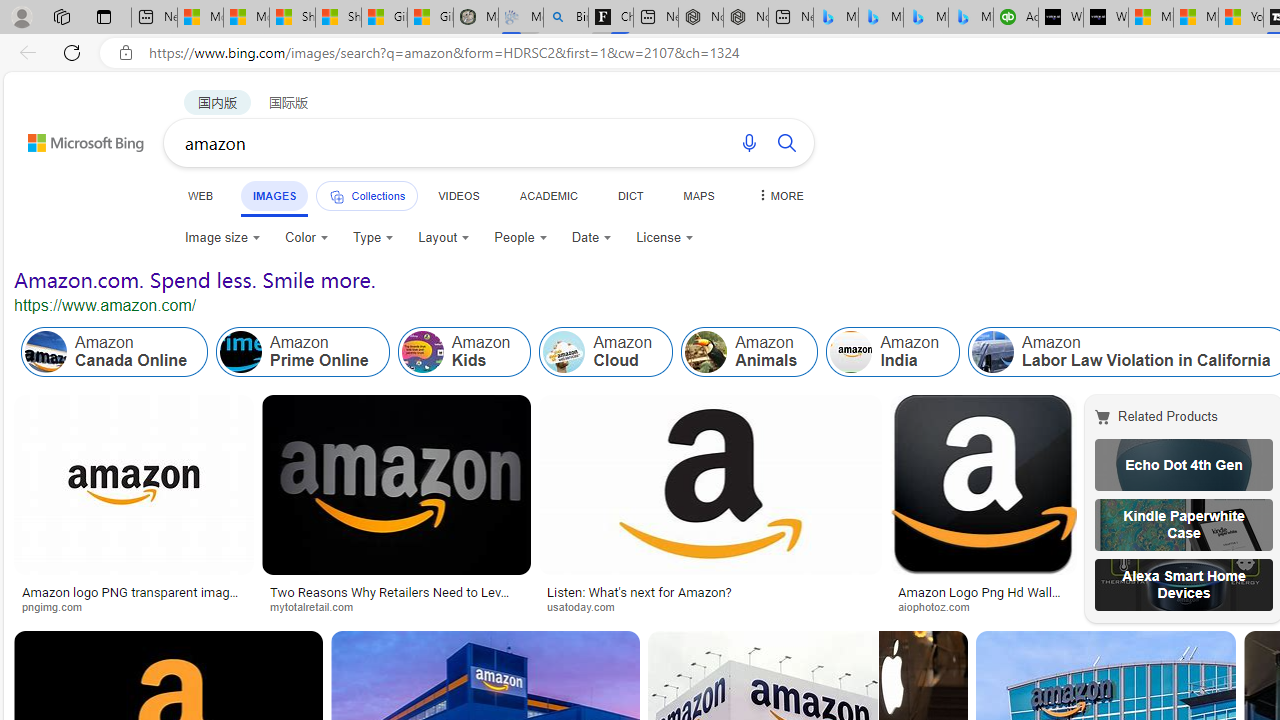  I want to click on 'Alexa Smart Home Devices', so click(1184, 585).